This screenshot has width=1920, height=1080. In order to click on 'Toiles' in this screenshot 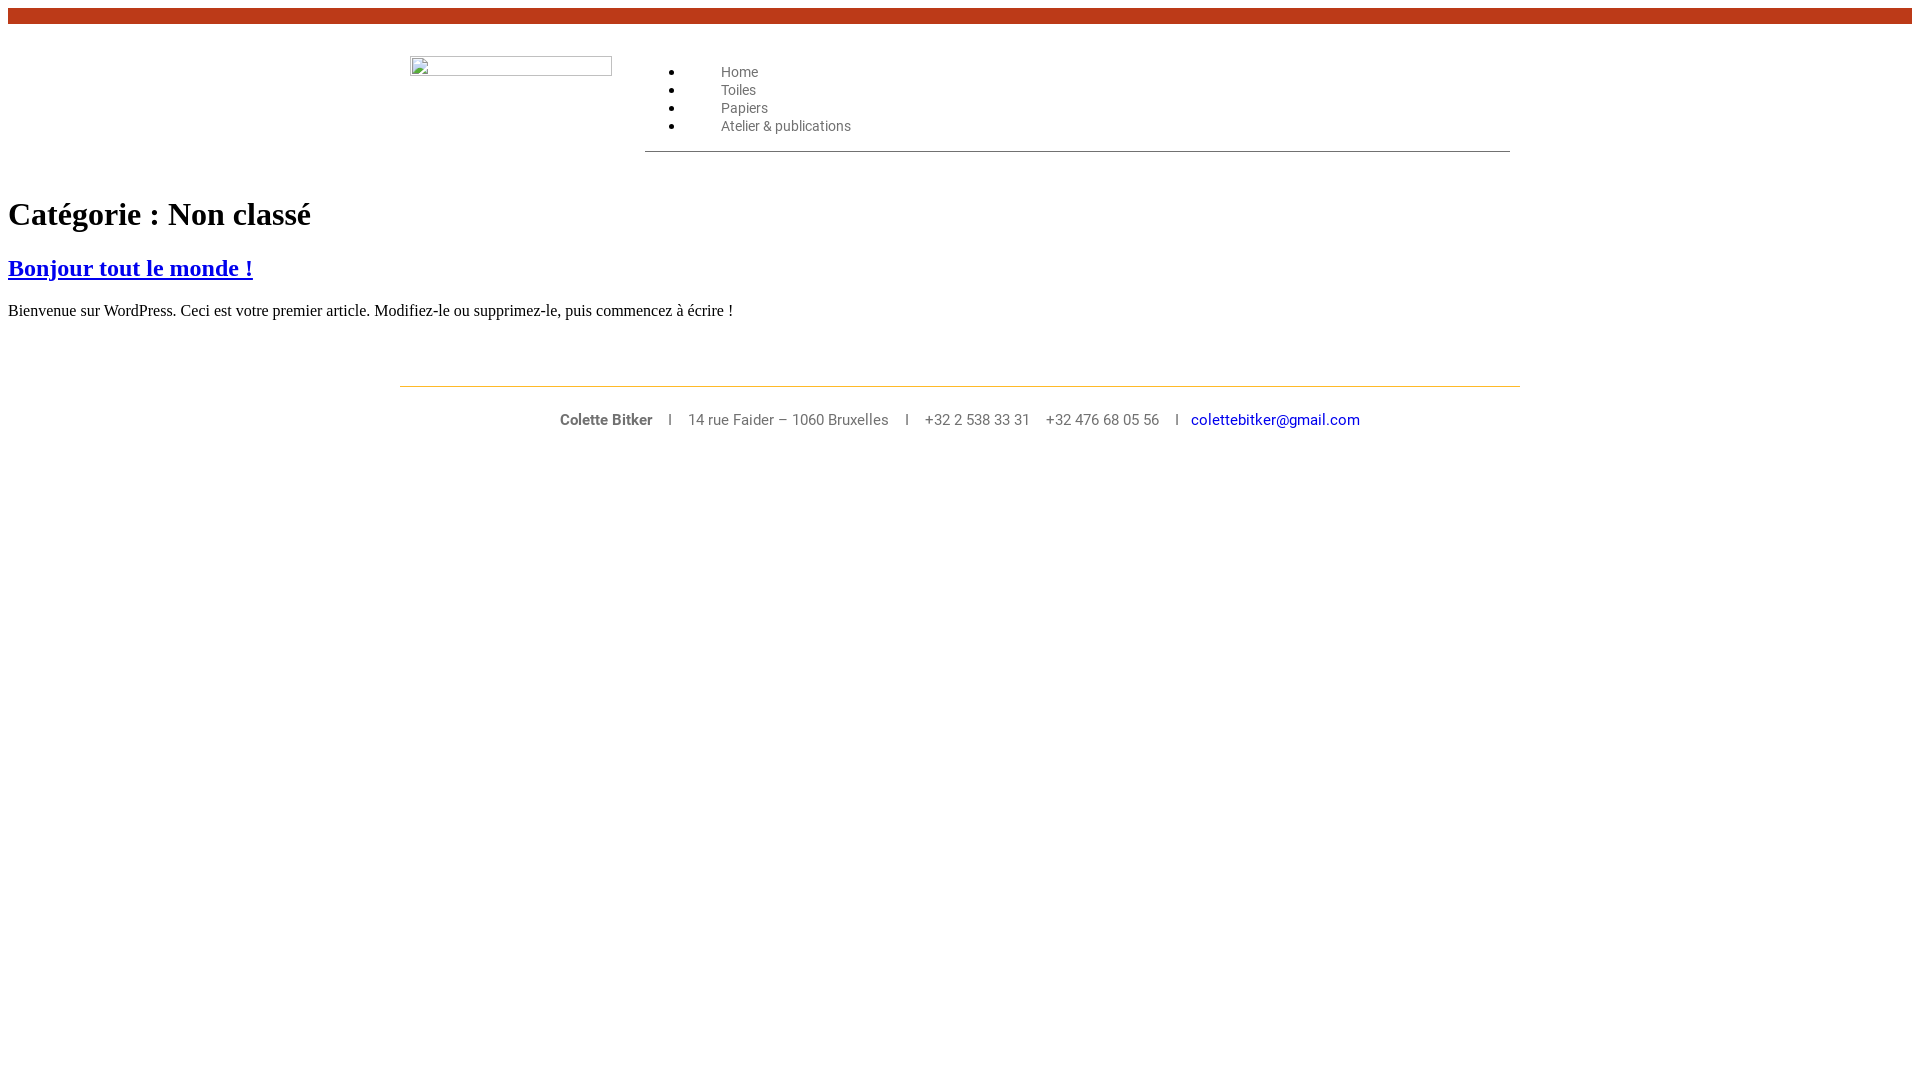, I will do `click(685, 88)`.